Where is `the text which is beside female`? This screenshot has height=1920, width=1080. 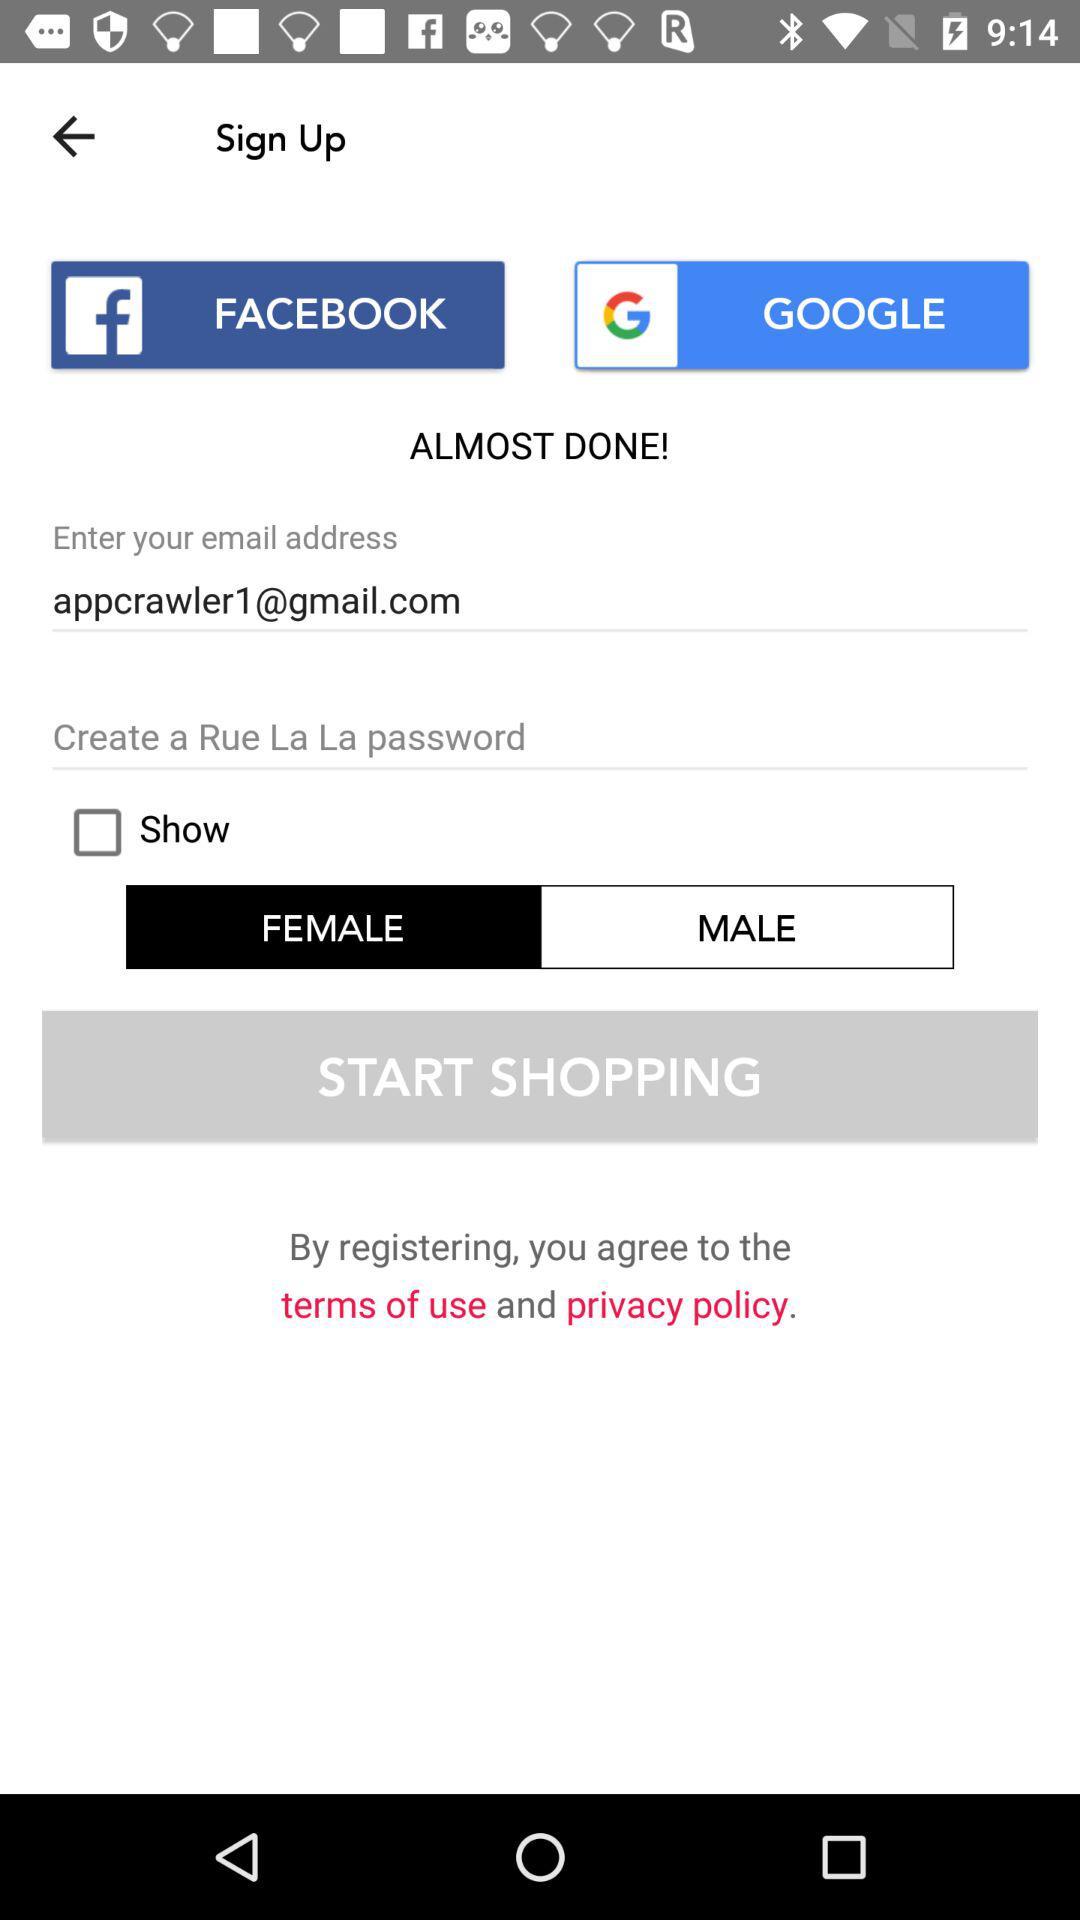 the text which is beside female is located at coordinates (747, 925).